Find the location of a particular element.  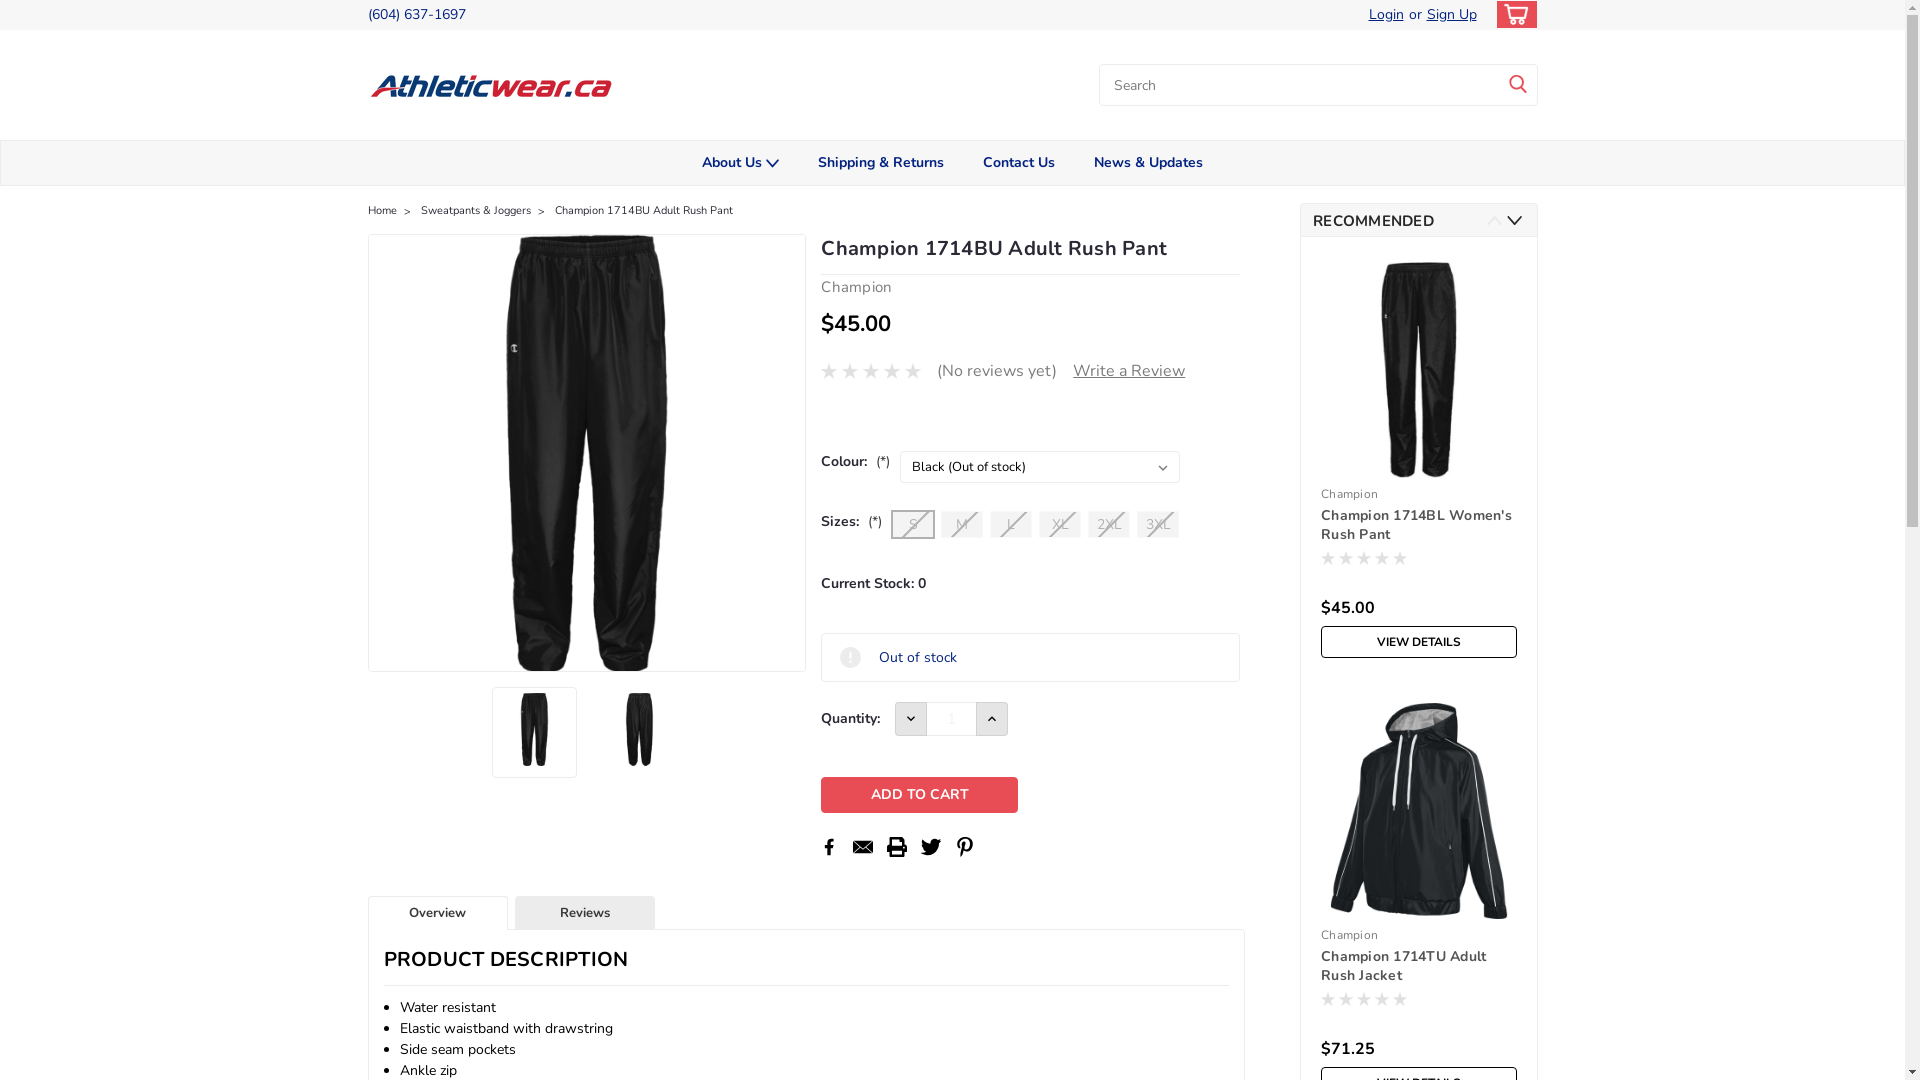

'Champion 1714BL Women's Rush Pant' is located at coordinates (1418, 524).